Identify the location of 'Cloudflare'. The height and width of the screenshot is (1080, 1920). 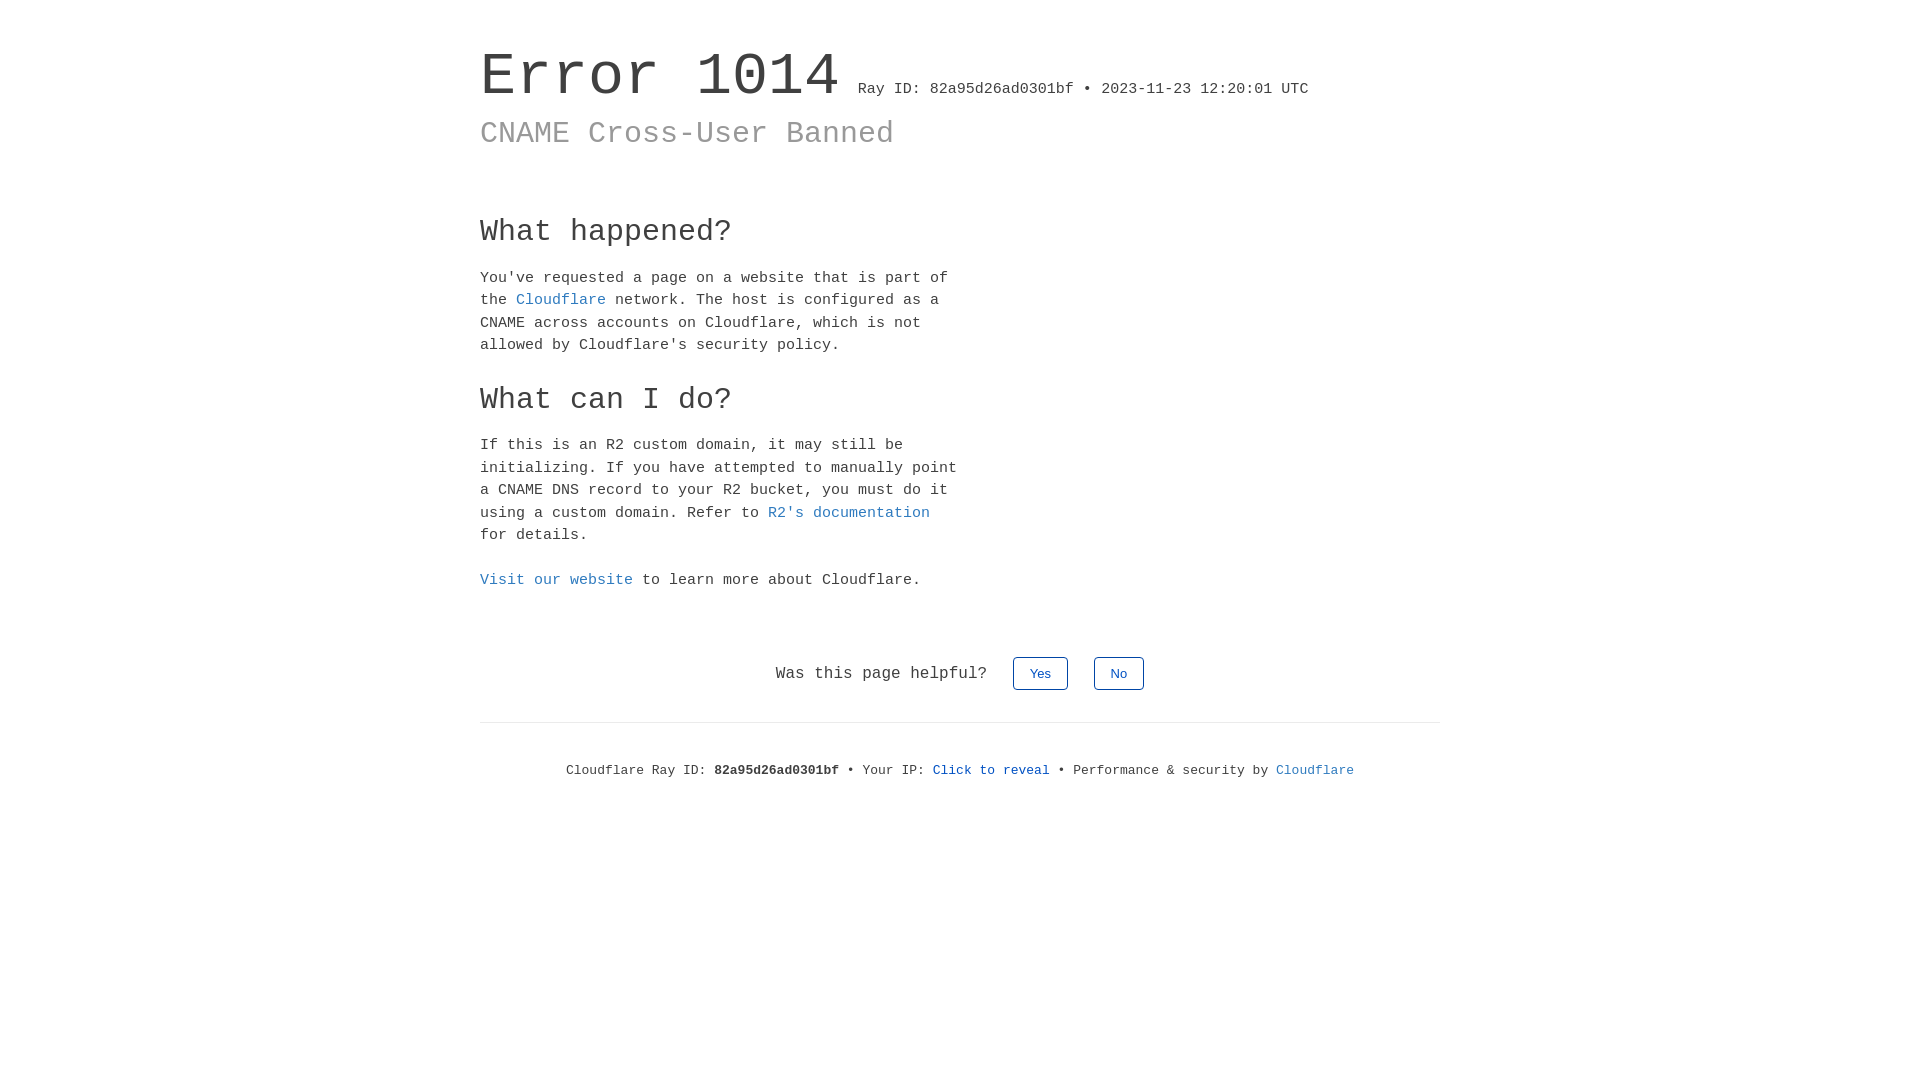
(1315, 768).